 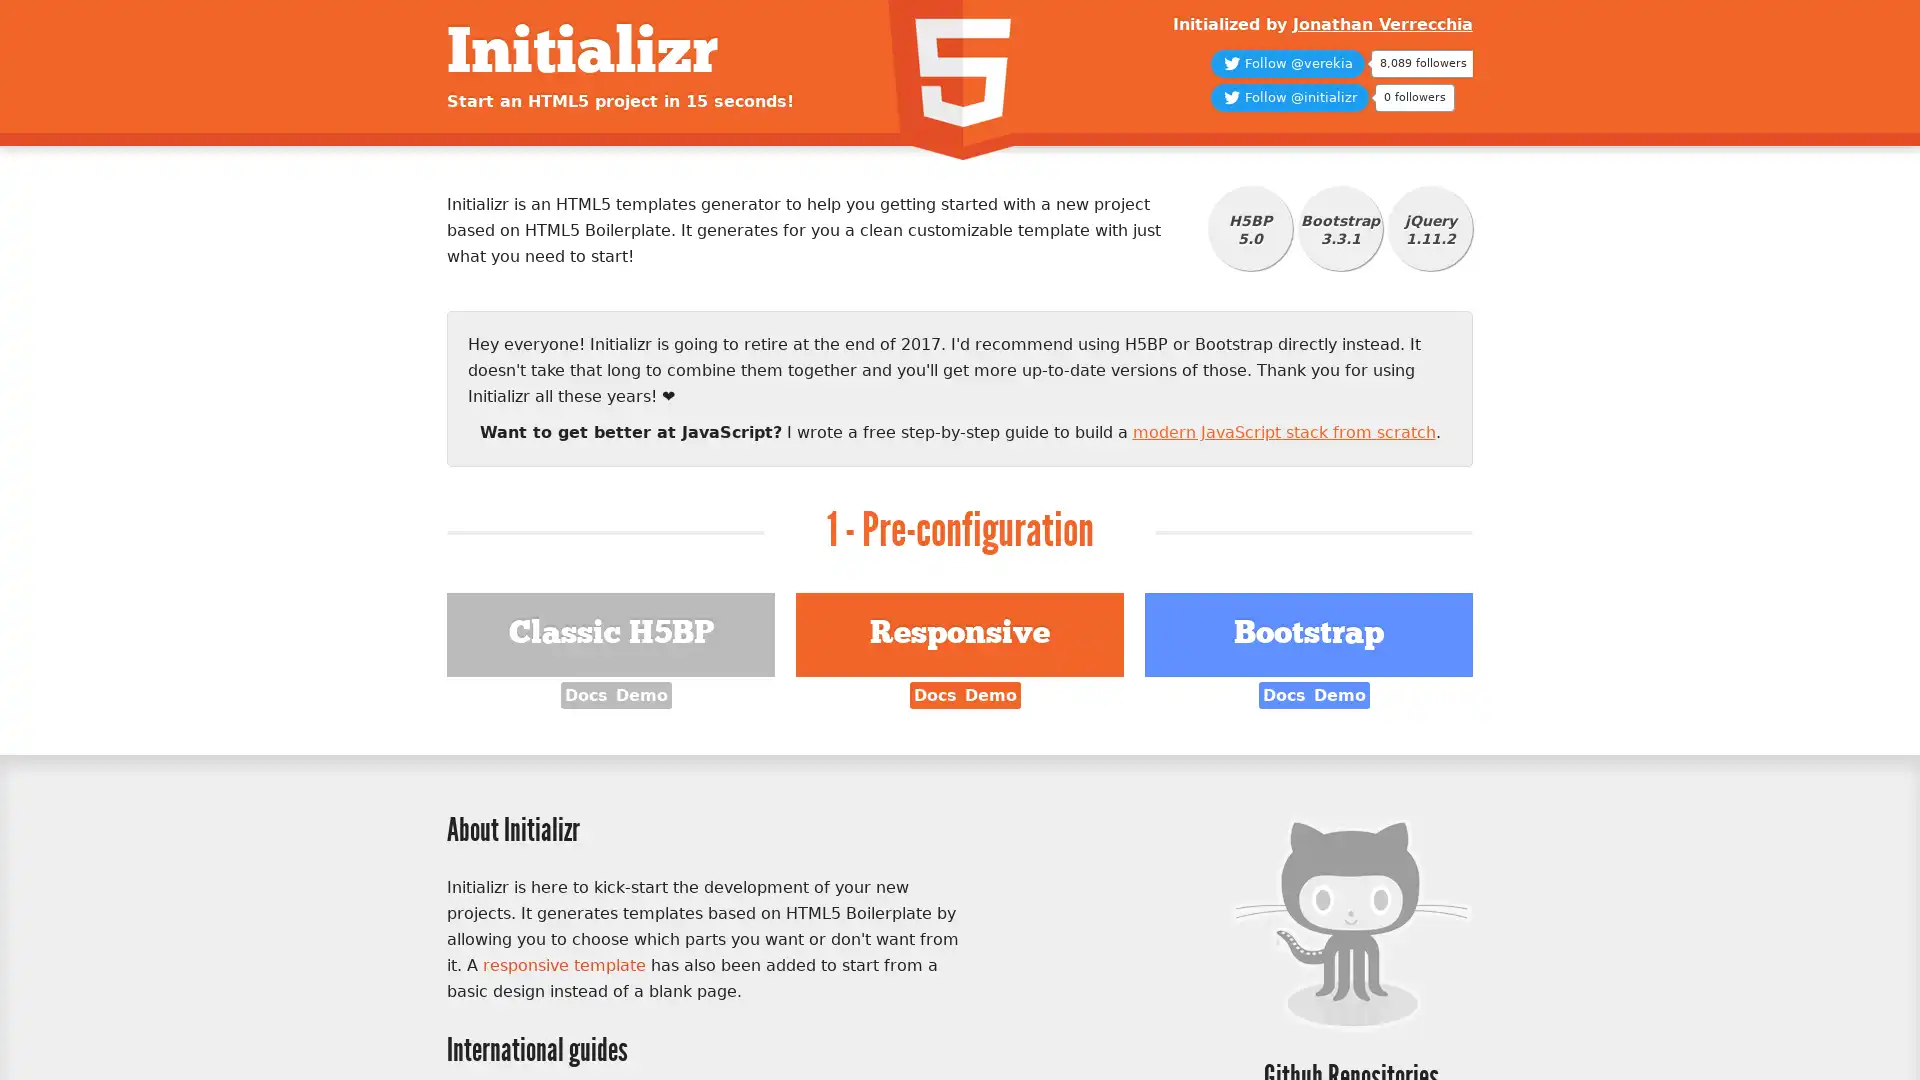 What do you see at coordinates (1308, 635) in the screenshot?
I see `Bootstrap` at bounding box center [1308, 635].